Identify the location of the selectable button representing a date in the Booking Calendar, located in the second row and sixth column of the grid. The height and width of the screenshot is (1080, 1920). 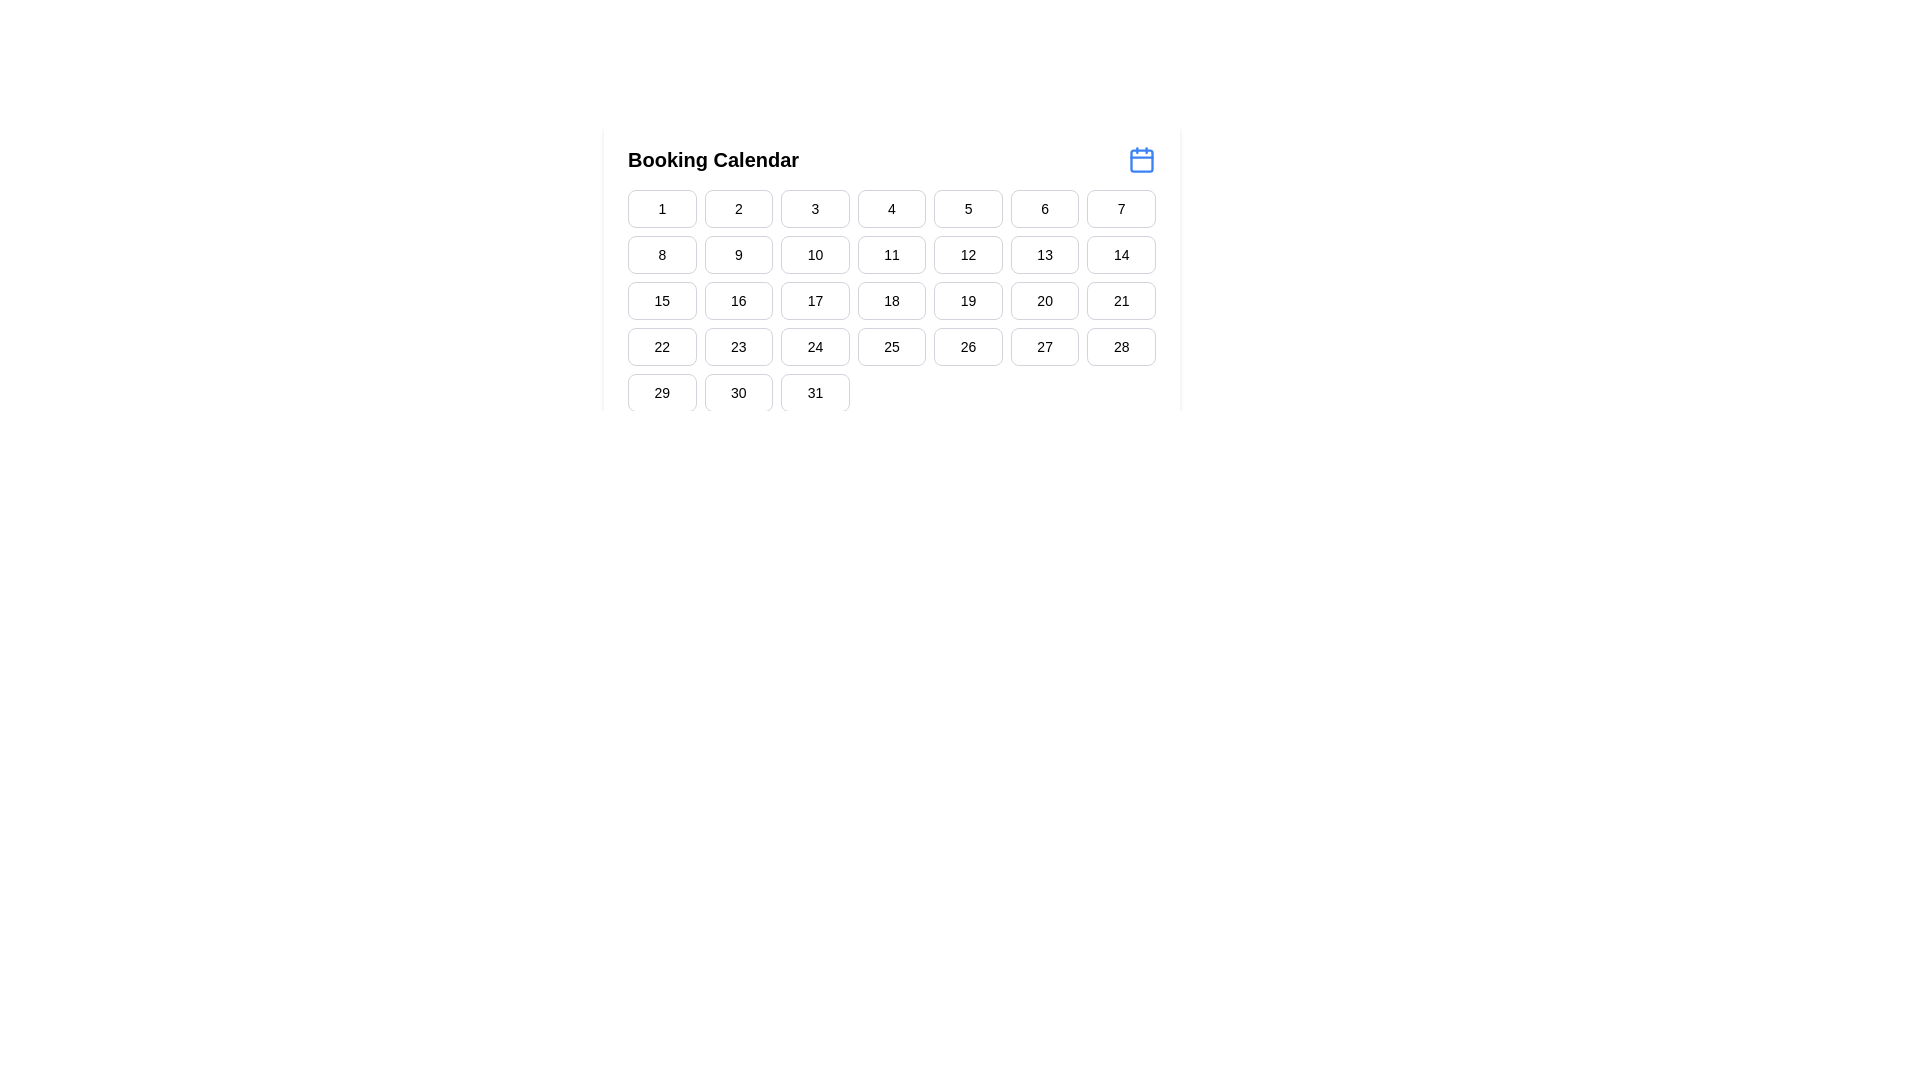
(1044, 253).